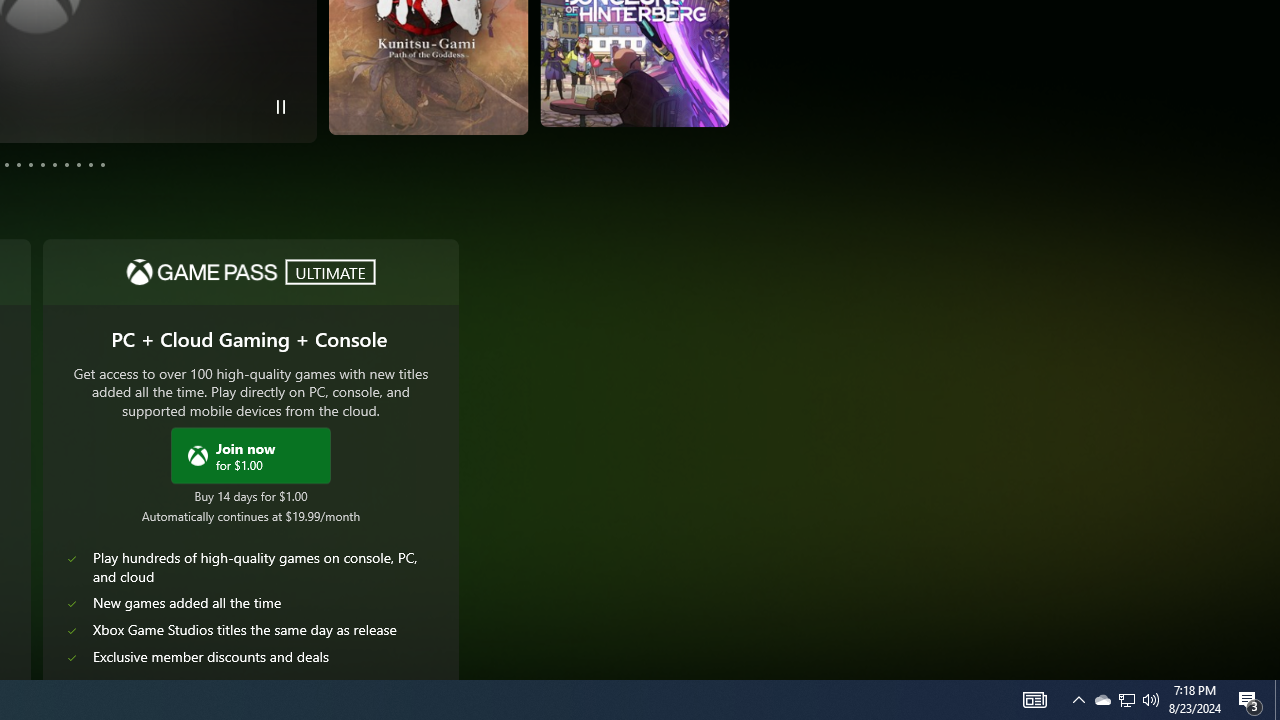  What do you see at coordinates (31, 163) in the screenshot?
I see `'Page 6'` at bounding box center [31, 163].